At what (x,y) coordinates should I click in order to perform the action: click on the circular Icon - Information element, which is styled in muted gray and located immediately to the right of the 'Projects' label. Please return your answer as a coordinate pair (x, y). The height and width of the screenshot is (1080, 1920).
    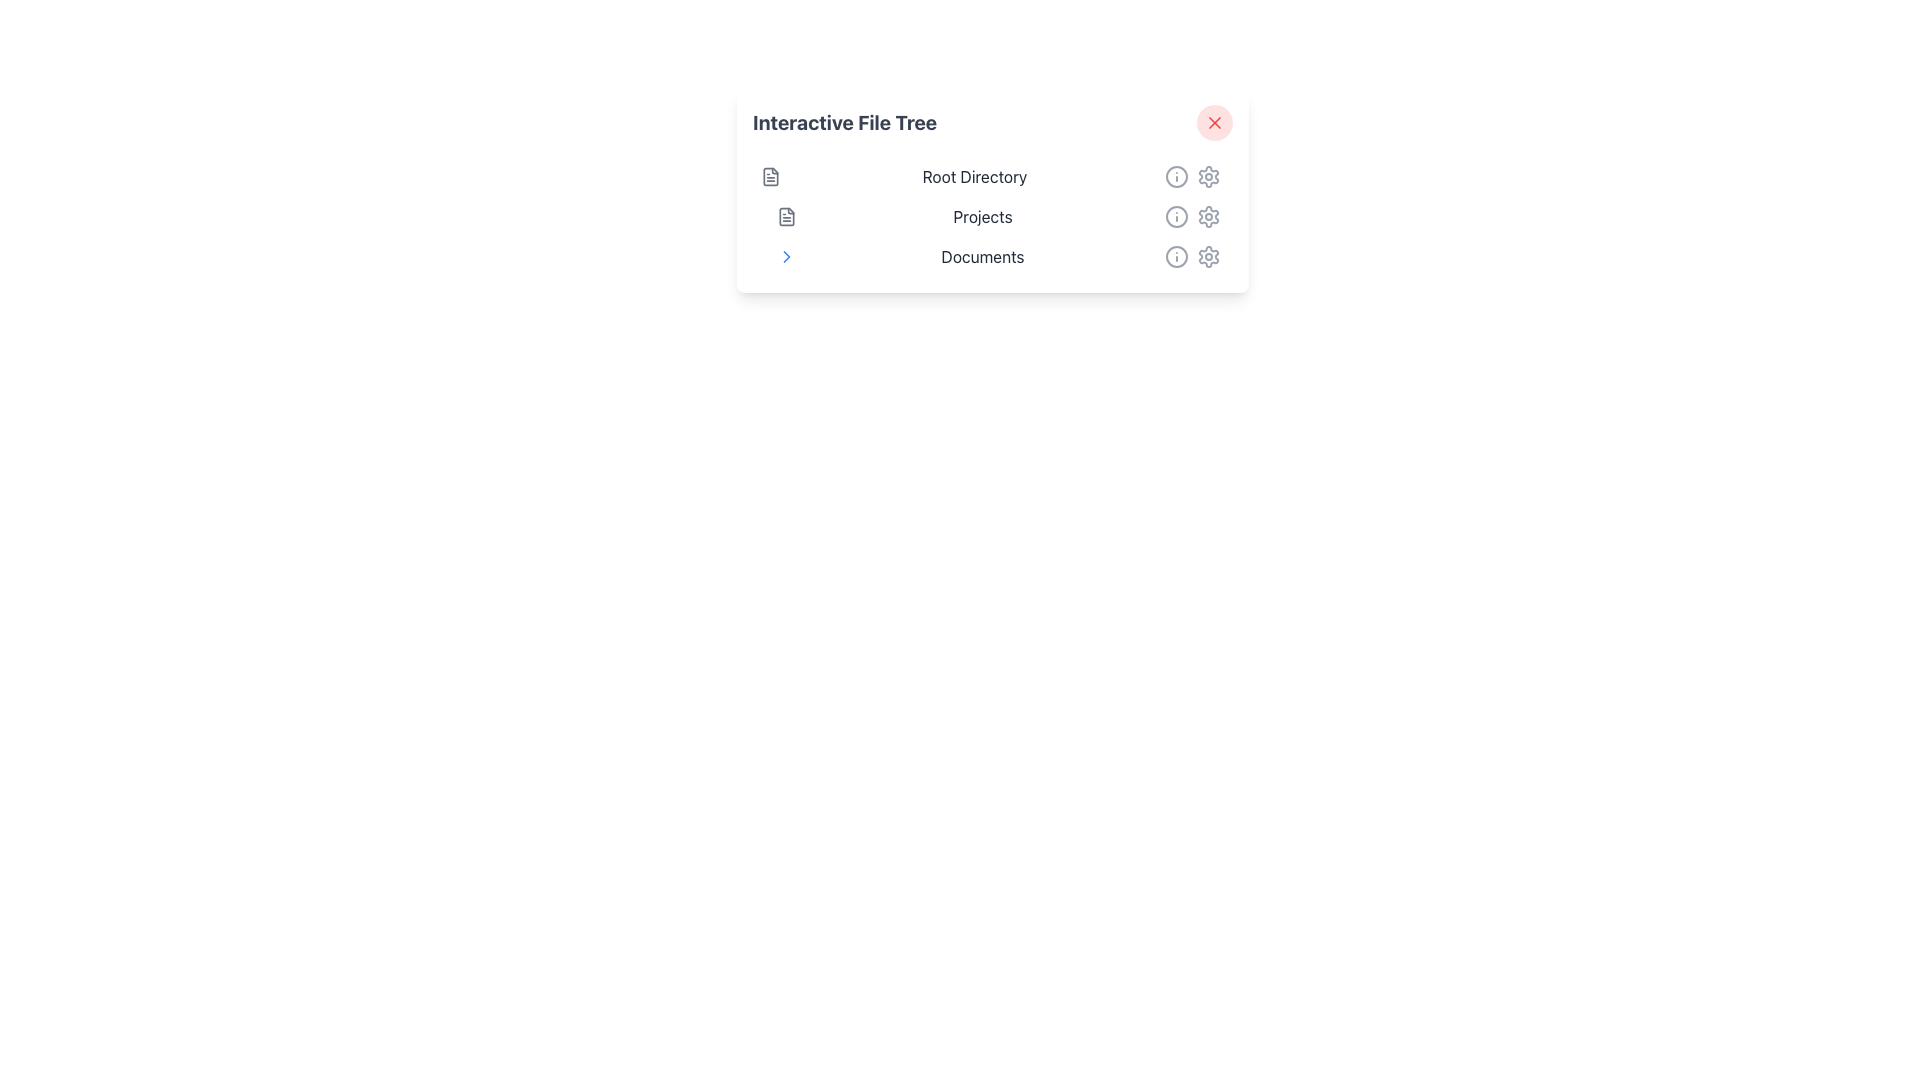
    Looking at the image, I should click on (1176, 216).